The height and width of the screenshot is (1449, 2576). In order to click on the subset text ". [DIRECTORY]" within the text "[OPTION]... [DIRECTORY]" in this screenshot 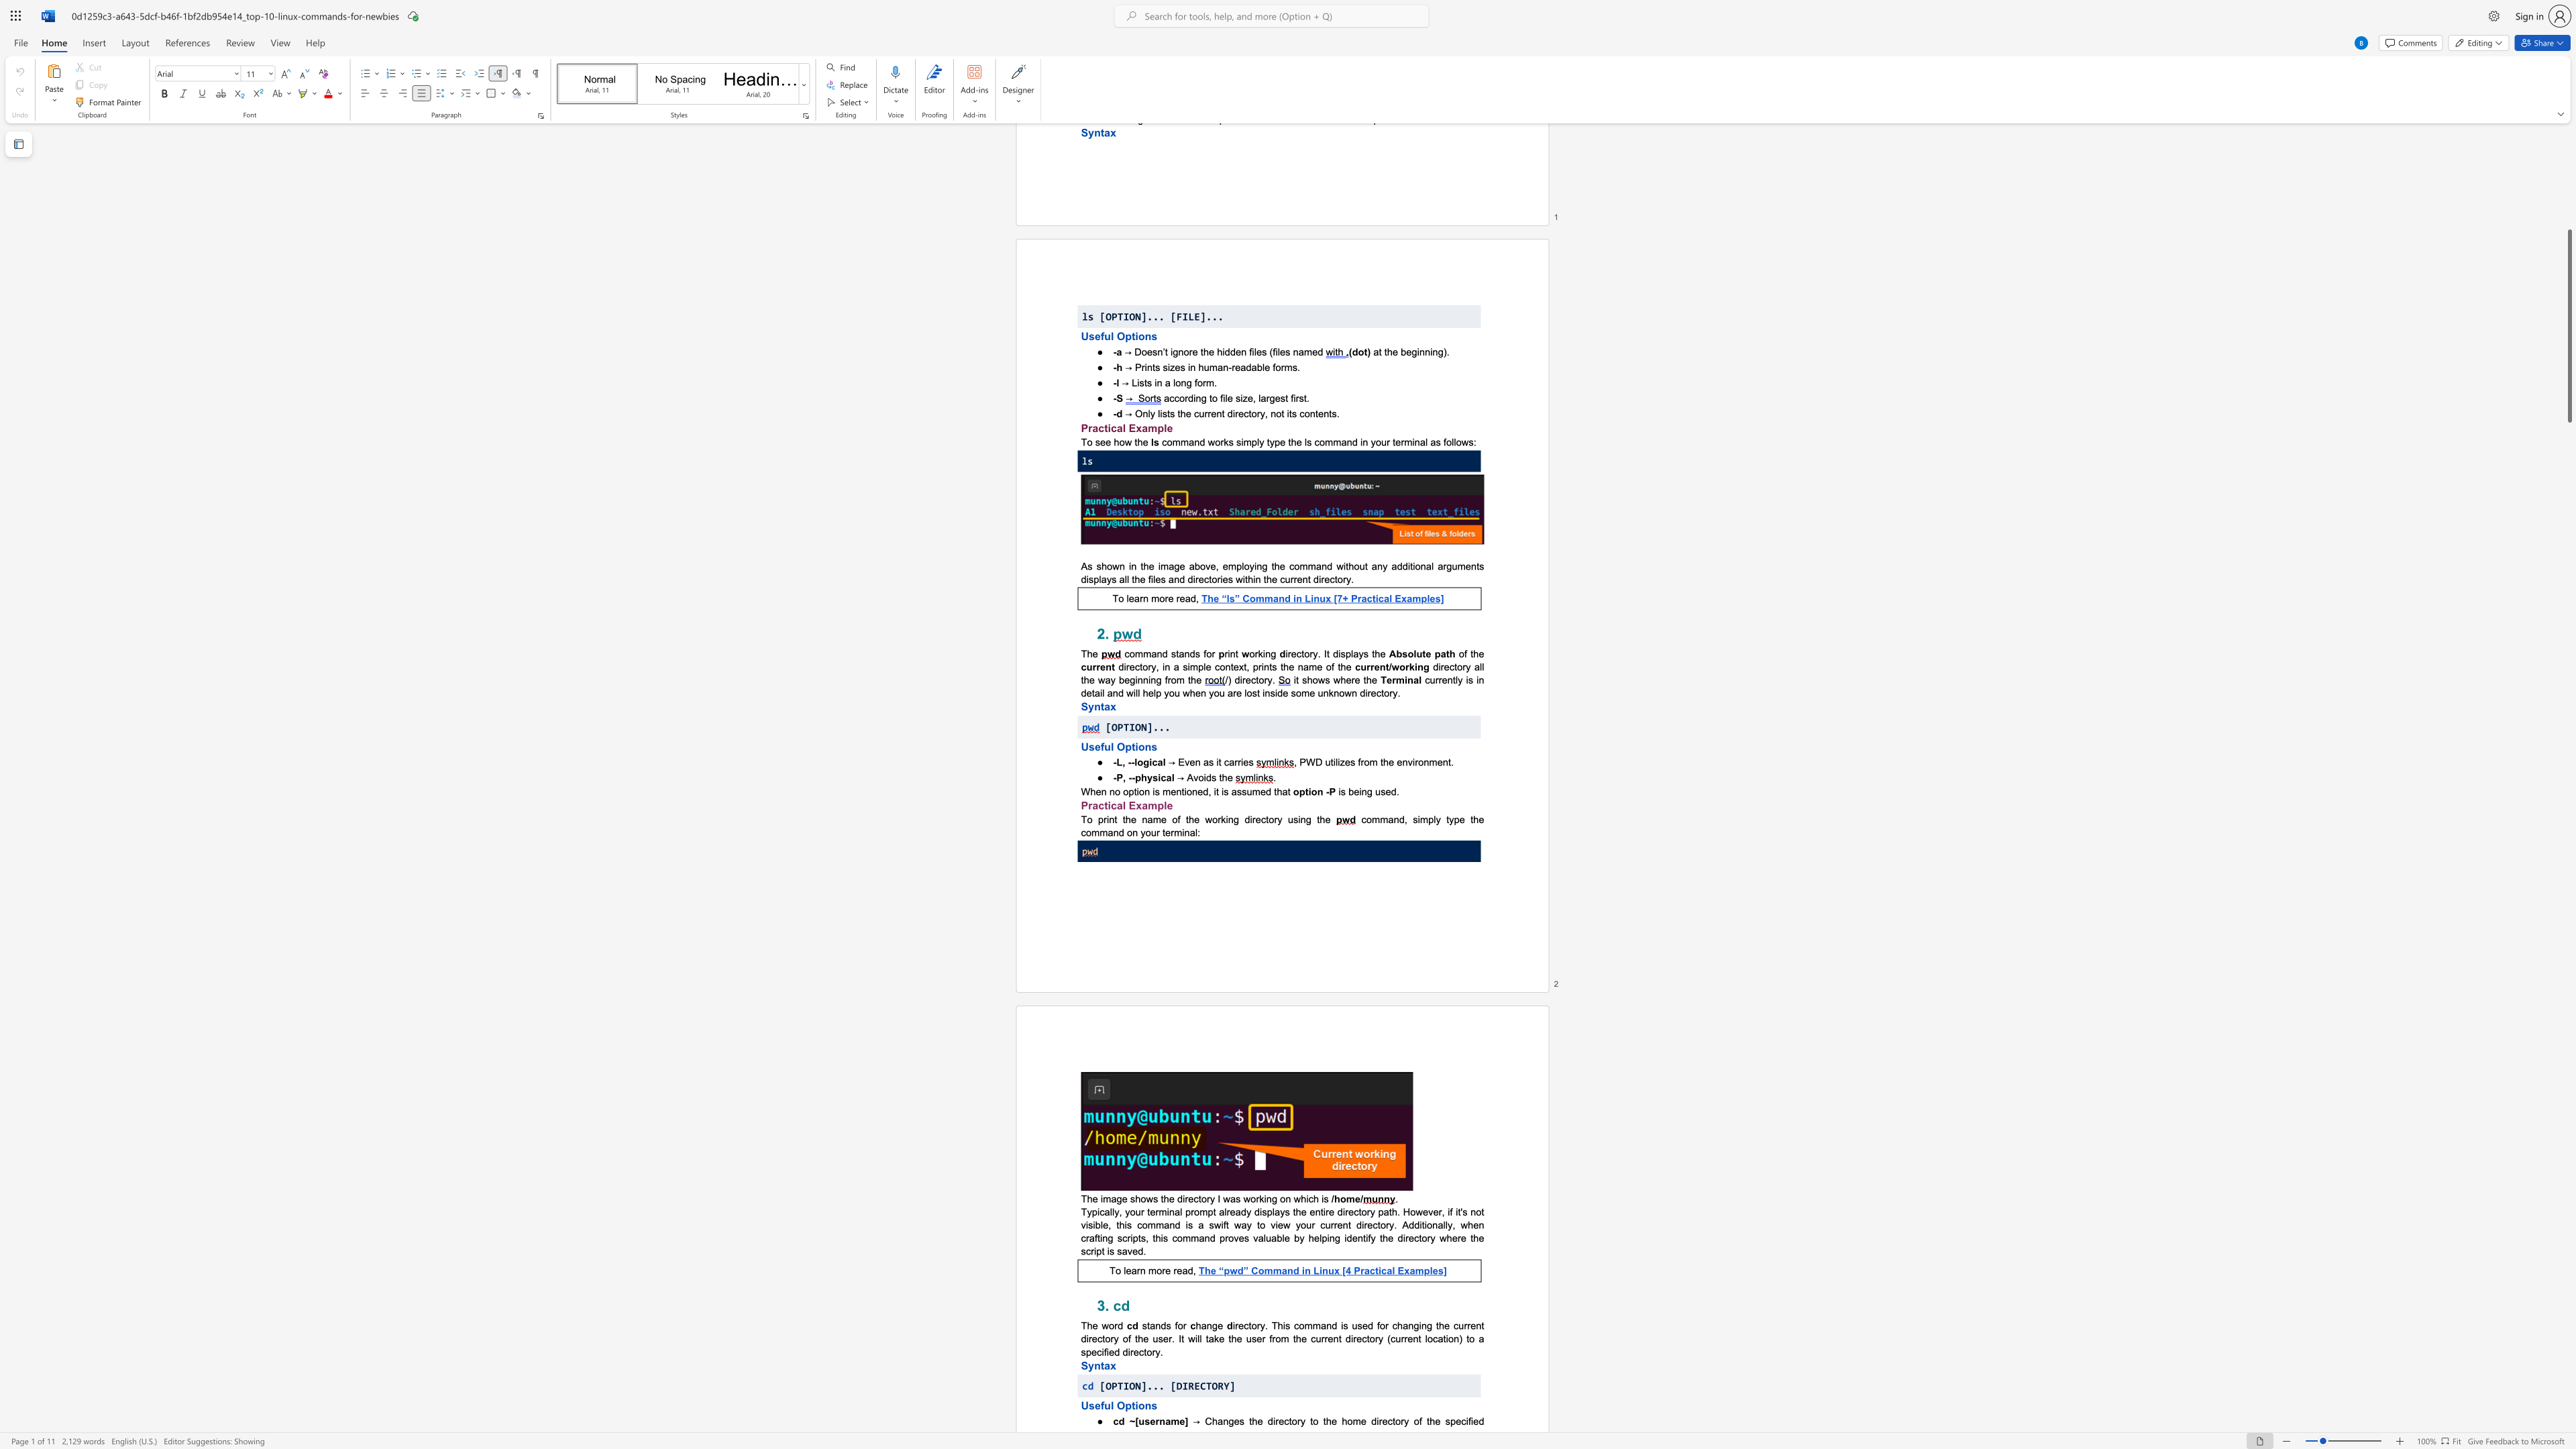, I will do `click(1157, 1385)`.